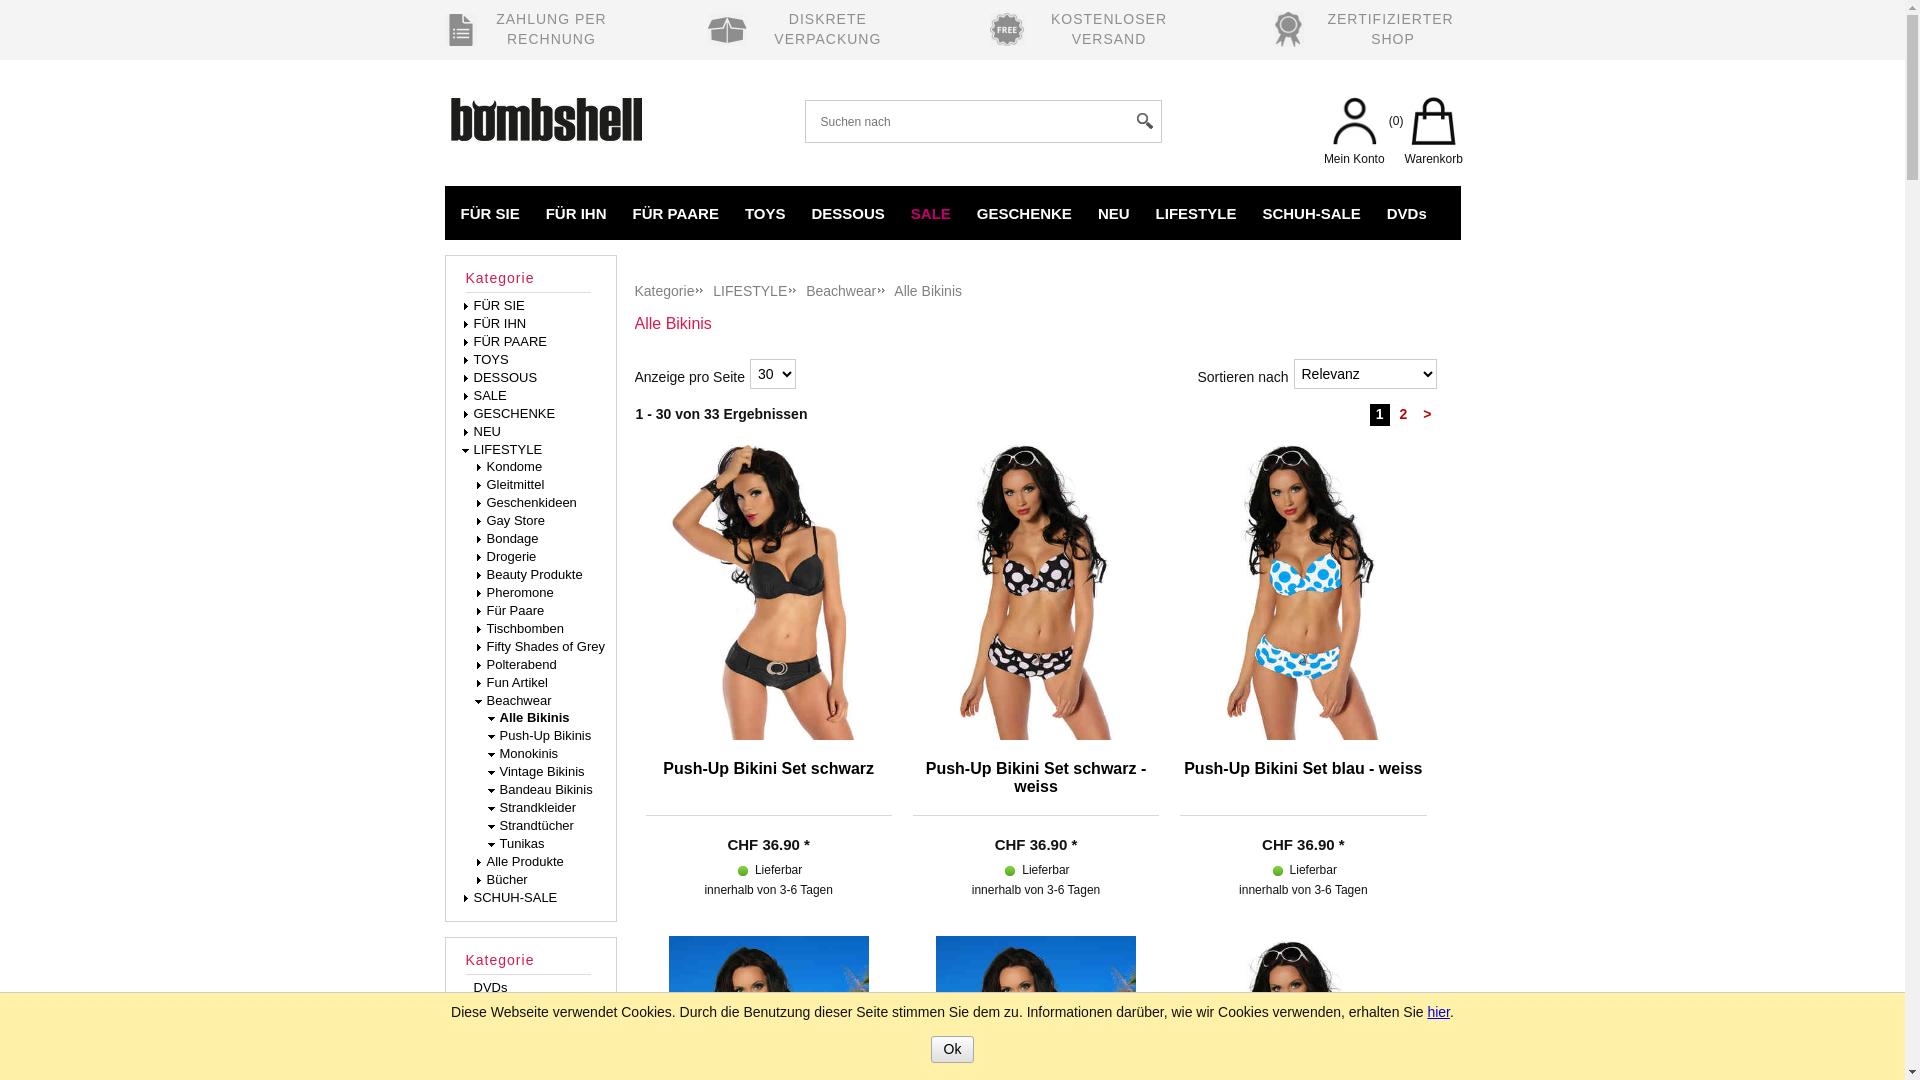 The image size is (1920, 1080). Describe the element at coordinates (515, 484) in the screenshot. I see `' Gleitmittel'` at that location.